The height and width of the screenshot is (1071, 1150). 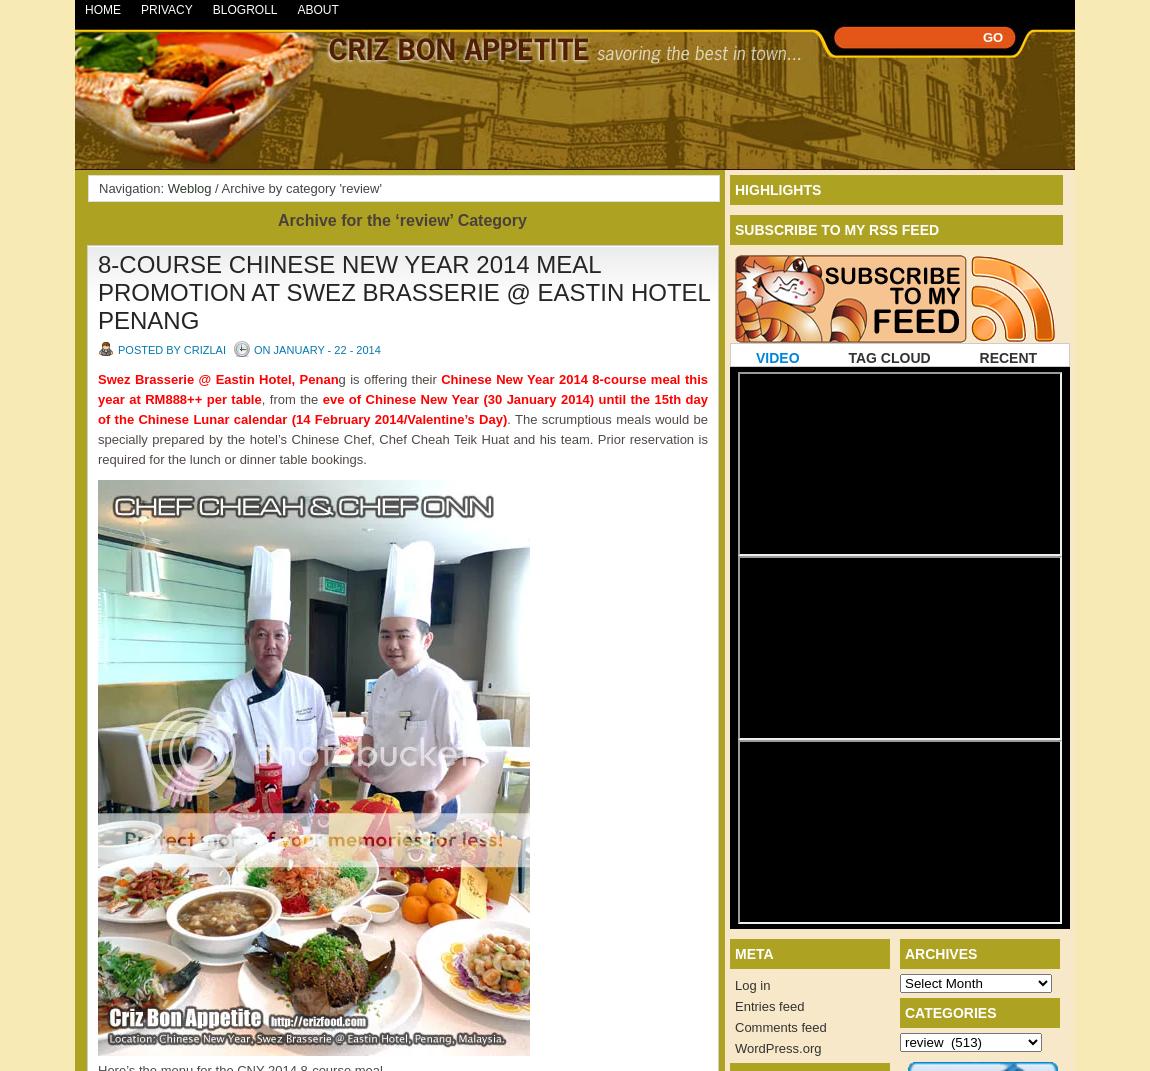 I want to click on ', from the', so click(x=291, y=399).